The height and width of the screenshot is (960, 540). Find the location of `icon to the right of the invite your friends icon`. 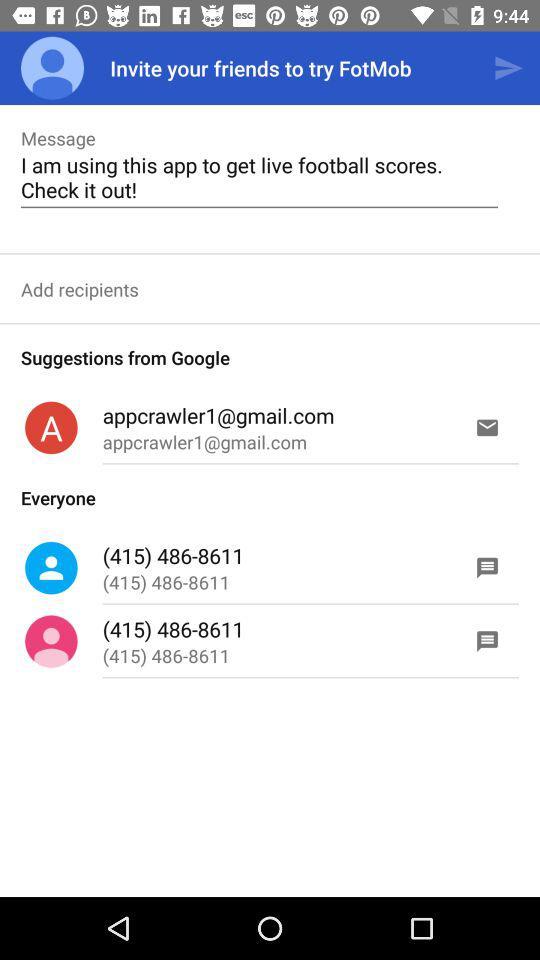

icon to the right of the invite your friends icon is located at coordinates (508, 68).